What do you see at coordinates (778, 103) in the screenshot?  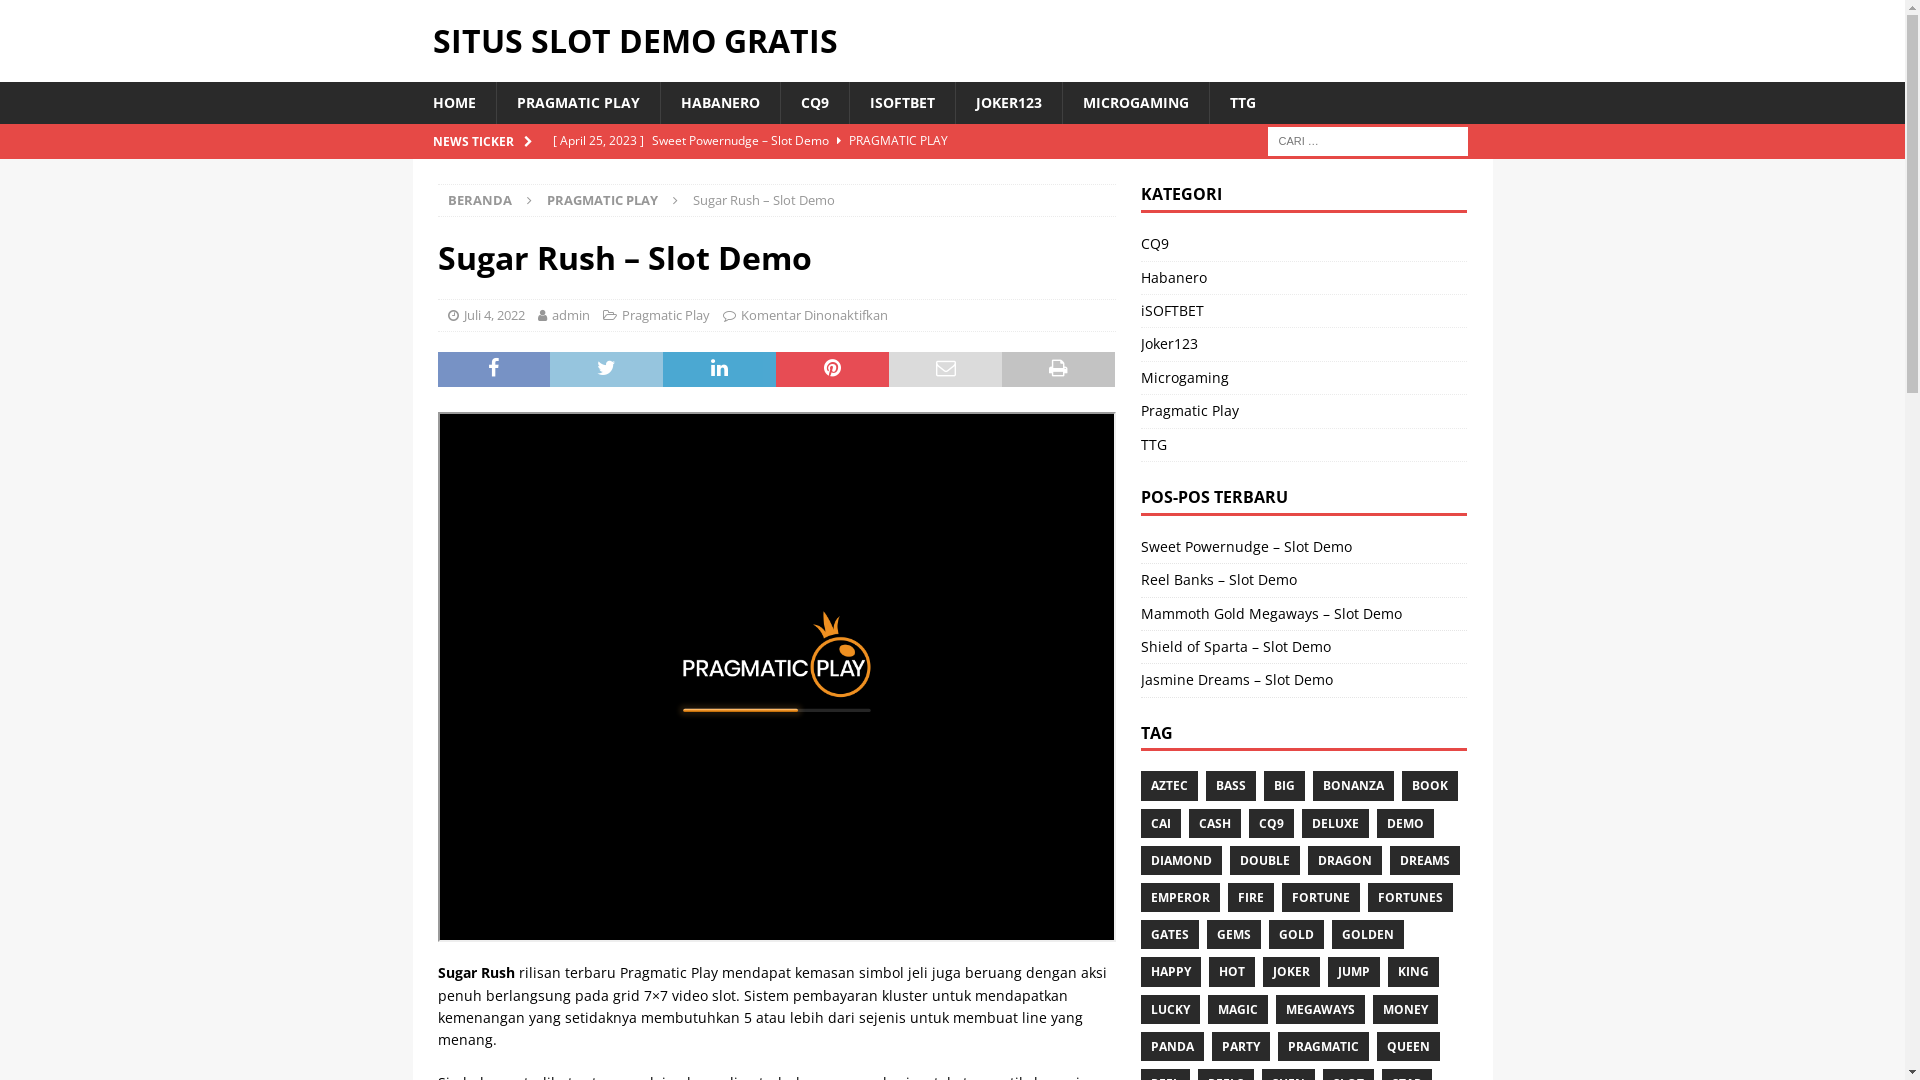 I see `'CQ9'` at bounding box center [778, 103].